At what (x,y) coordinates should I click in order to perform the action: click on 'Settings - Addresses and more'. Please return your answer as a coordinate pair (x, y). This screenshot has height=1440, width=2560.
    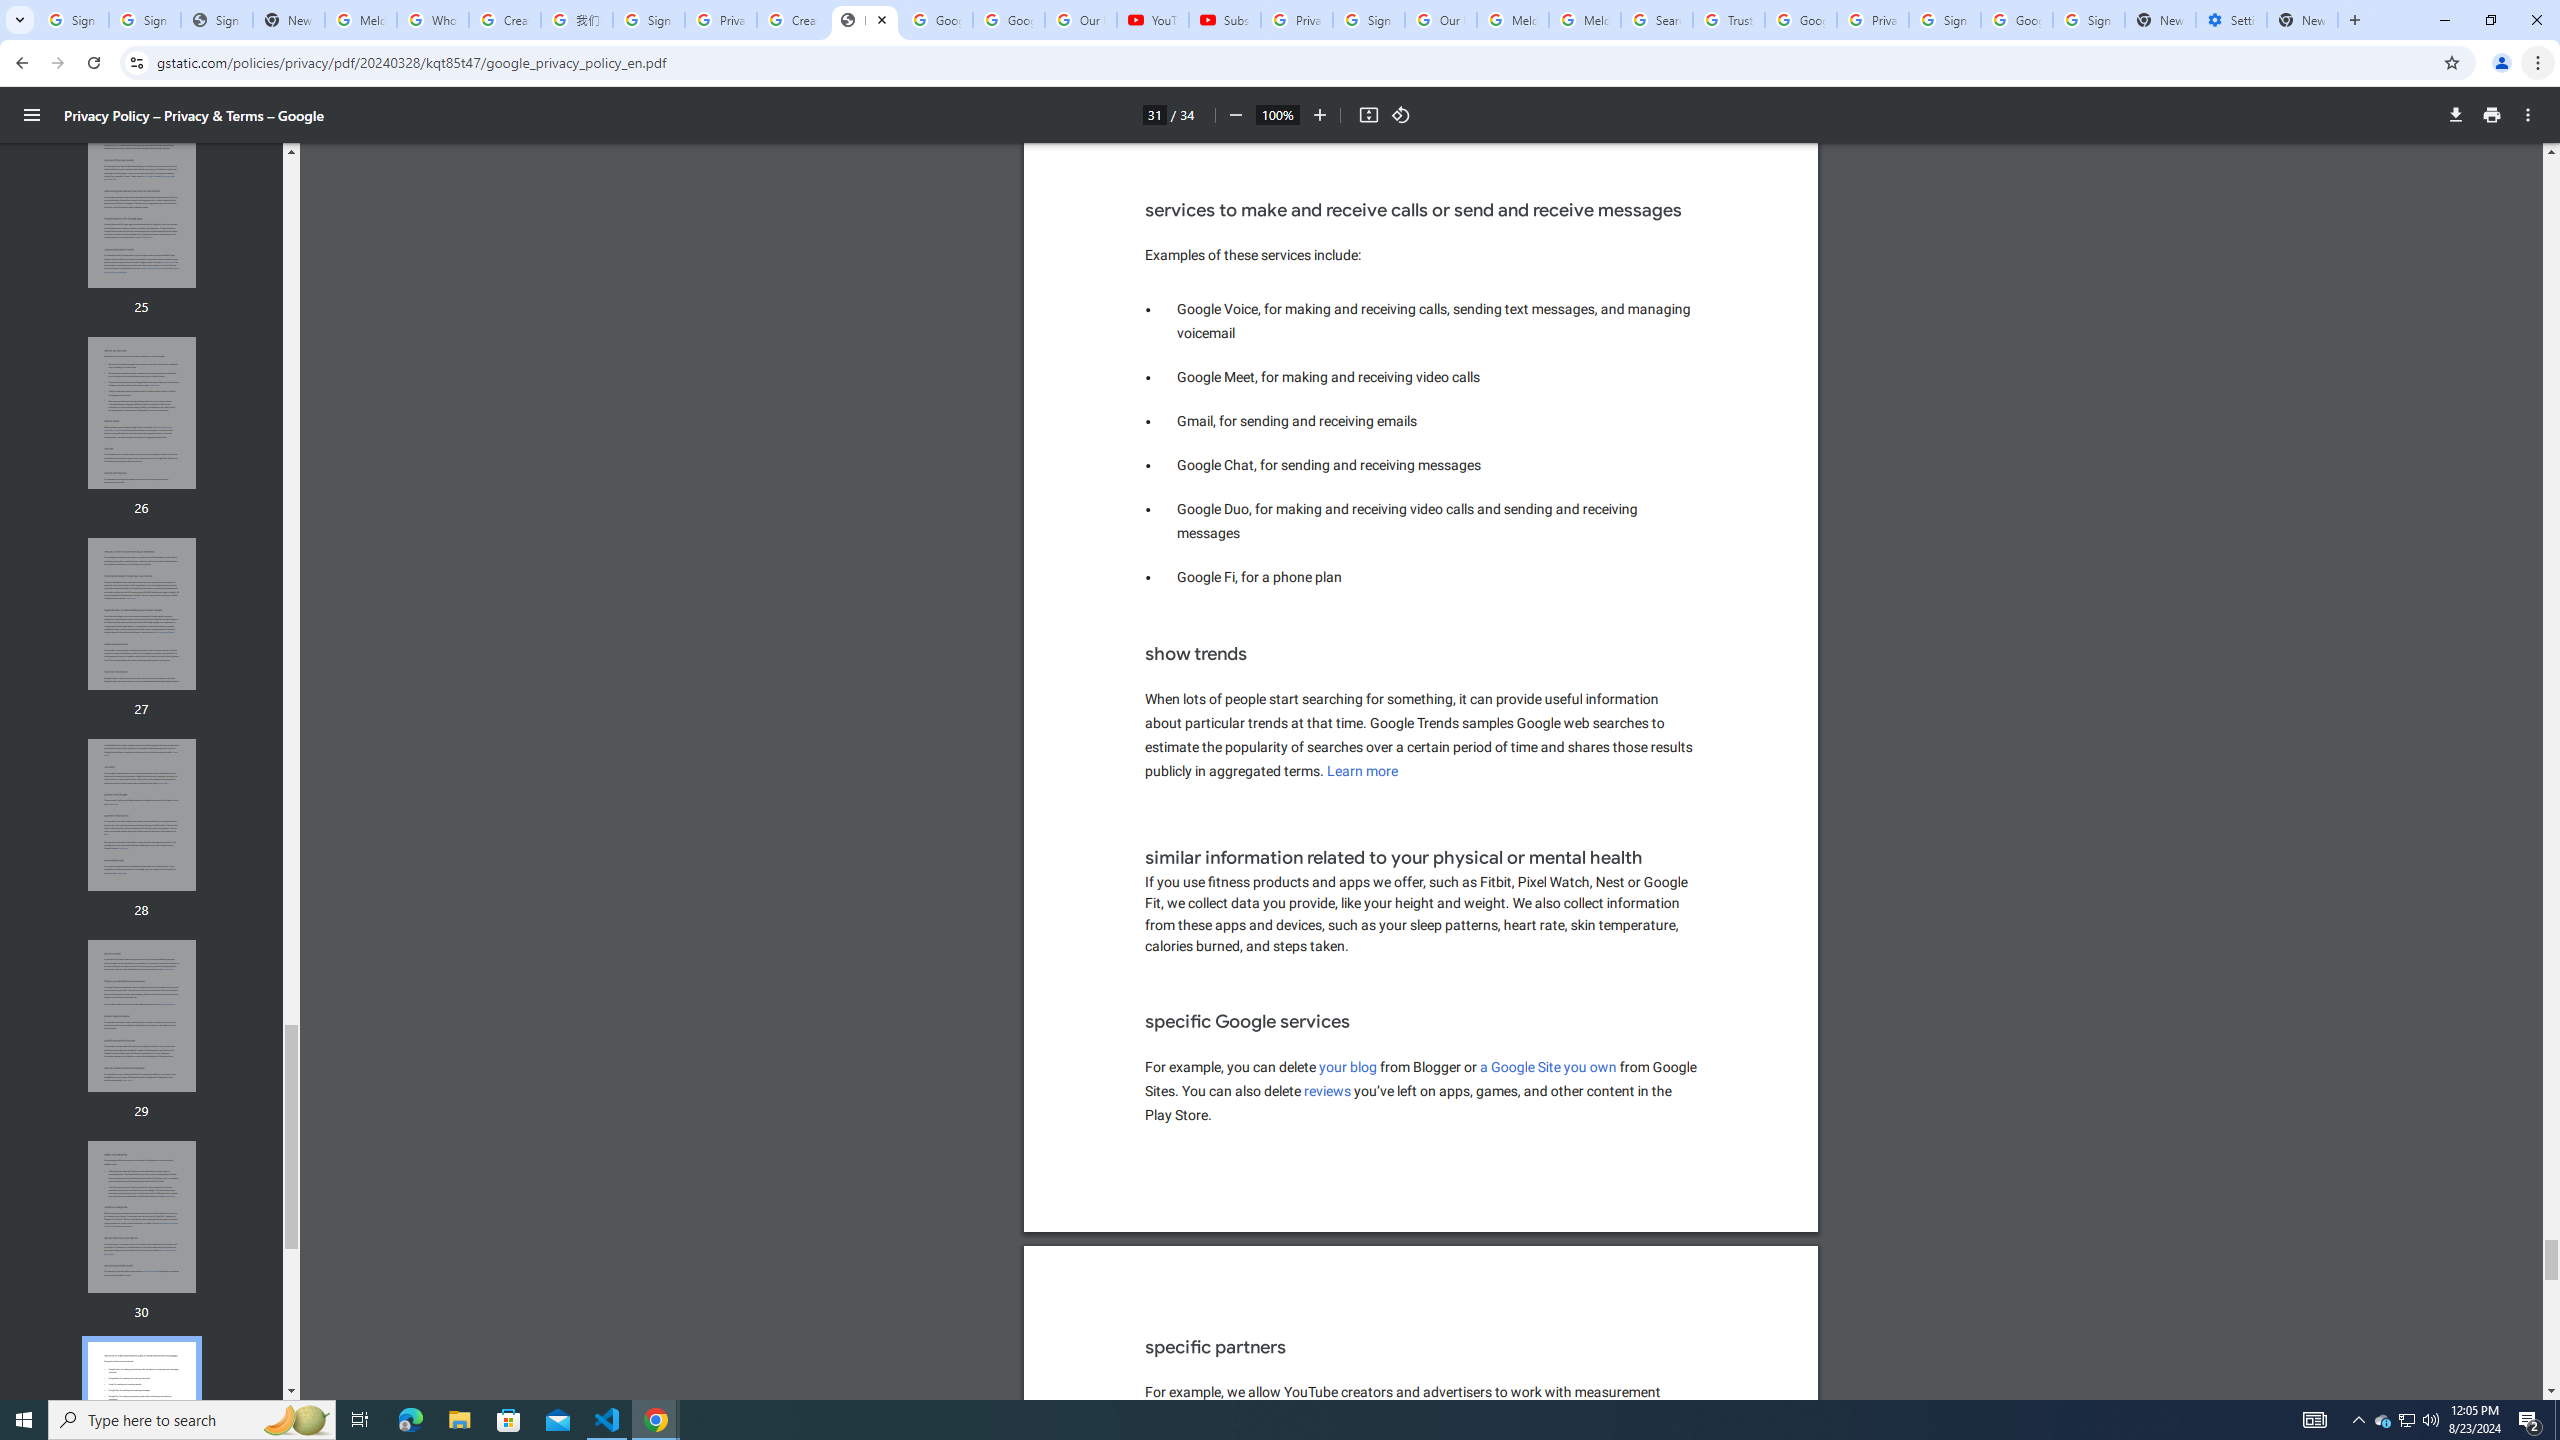
    Looking at the image, I should click on (2230, 19).